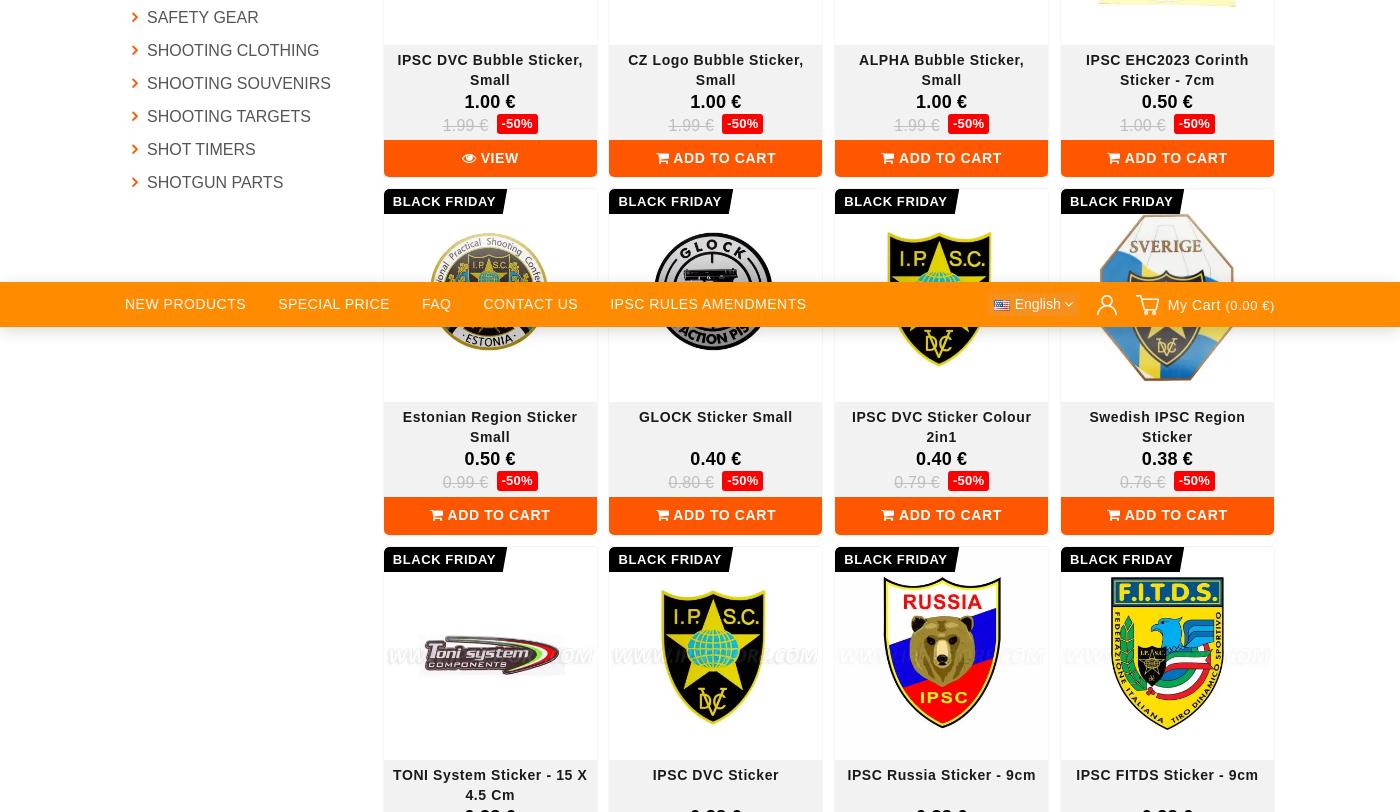  Describe the element at coordinates (361, 310) in the screenshot. I see `'Frequently Asked Questions'` at that location.